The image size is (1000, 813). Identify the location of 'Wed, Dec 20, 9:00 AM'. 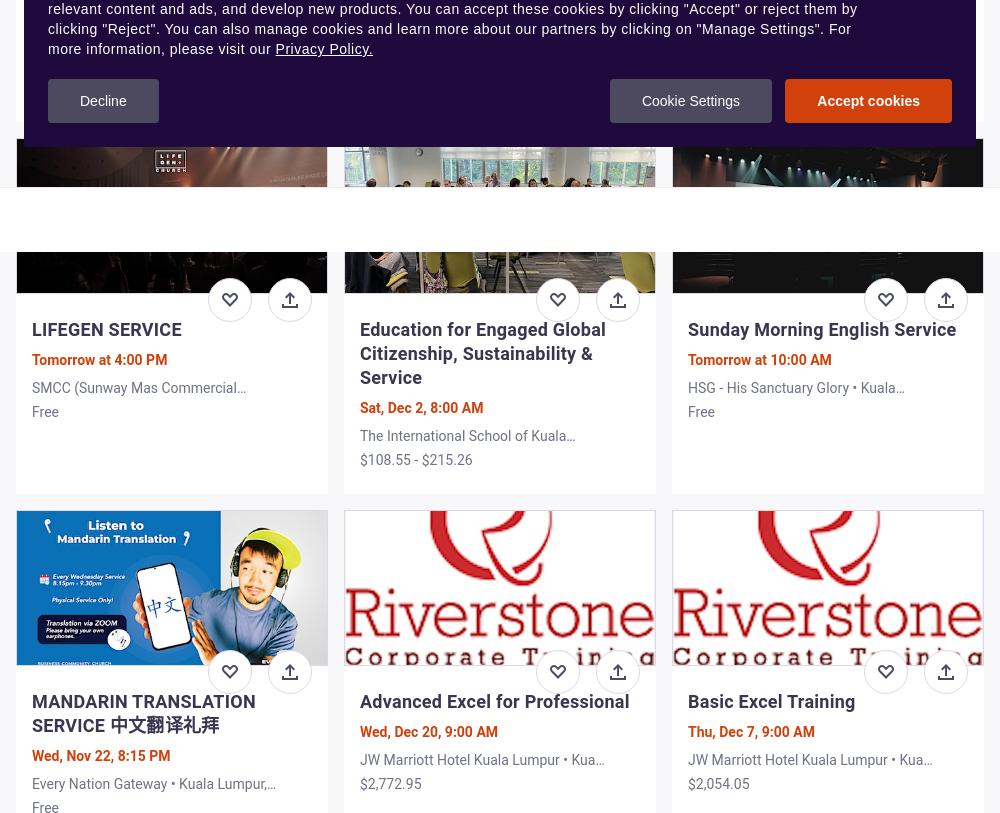
(429, 732).